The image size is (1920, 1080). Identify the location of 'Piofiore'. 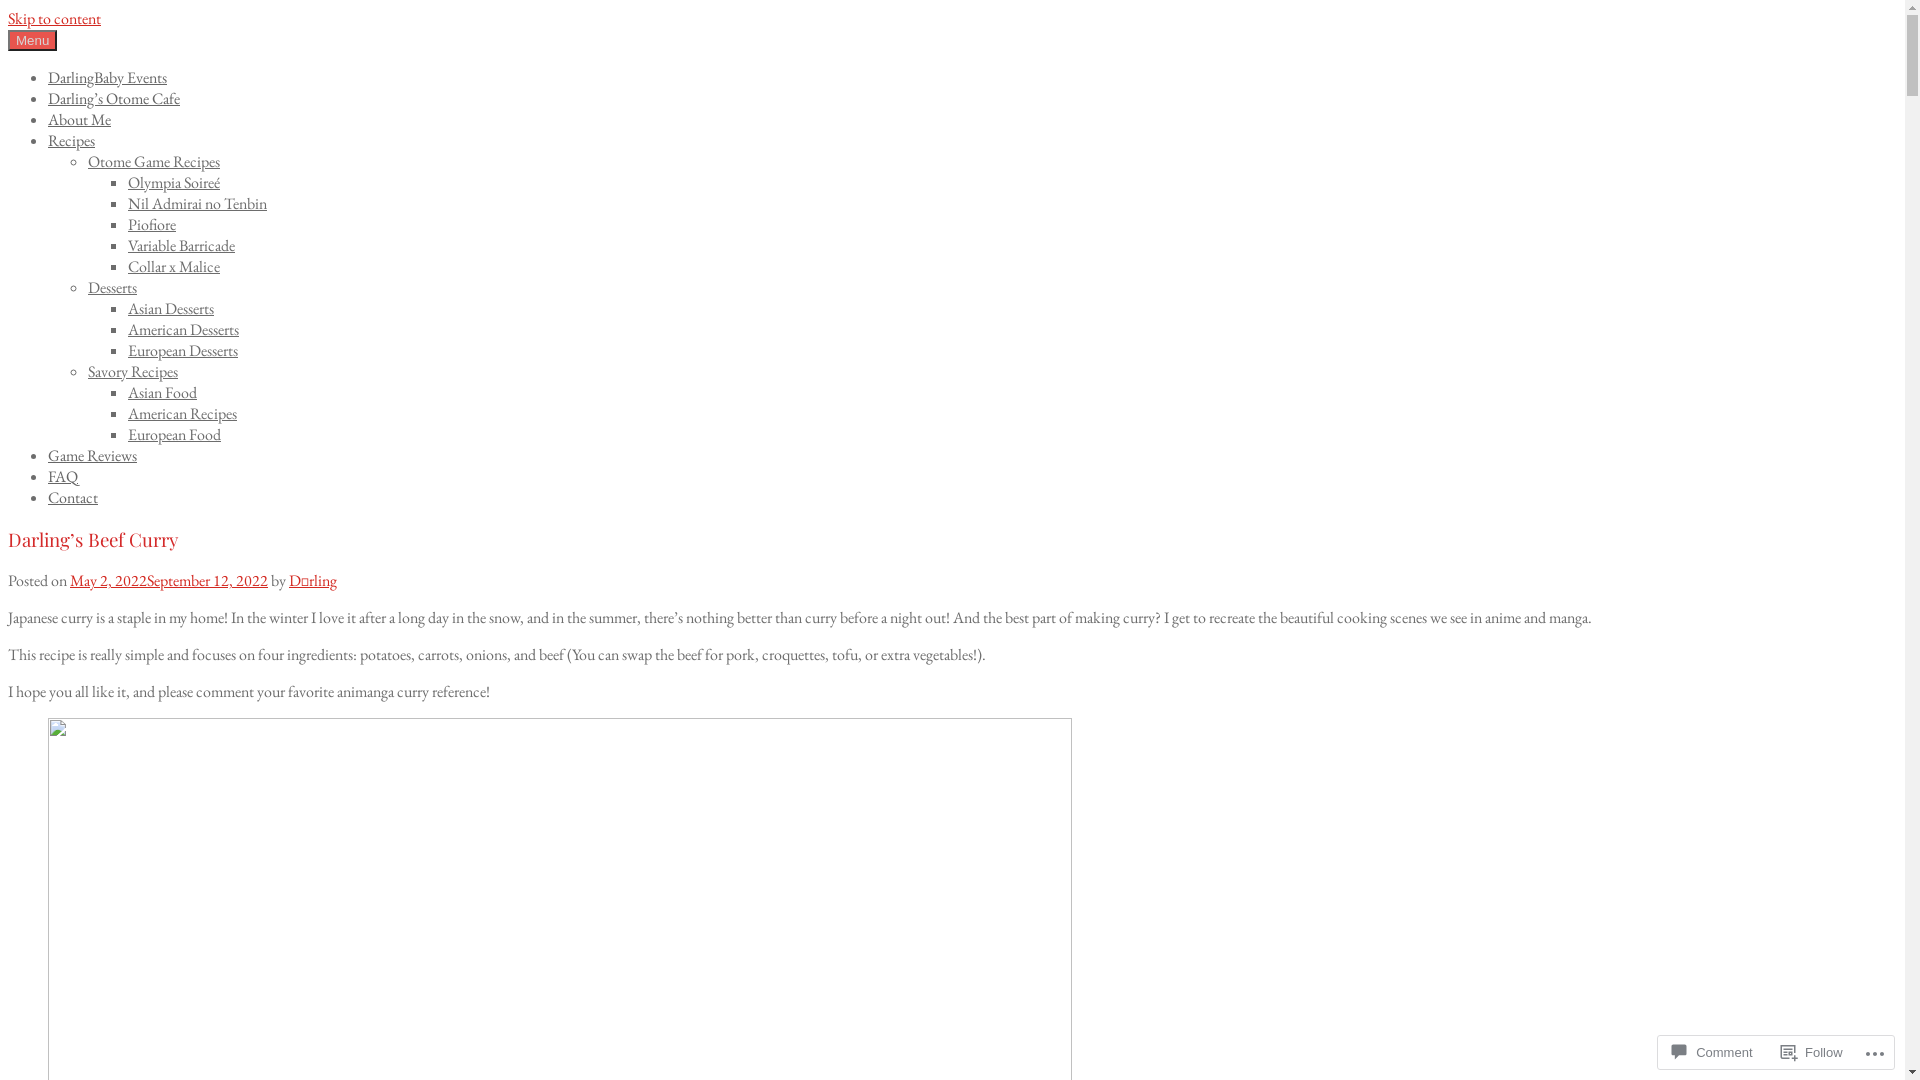
(151, 224).